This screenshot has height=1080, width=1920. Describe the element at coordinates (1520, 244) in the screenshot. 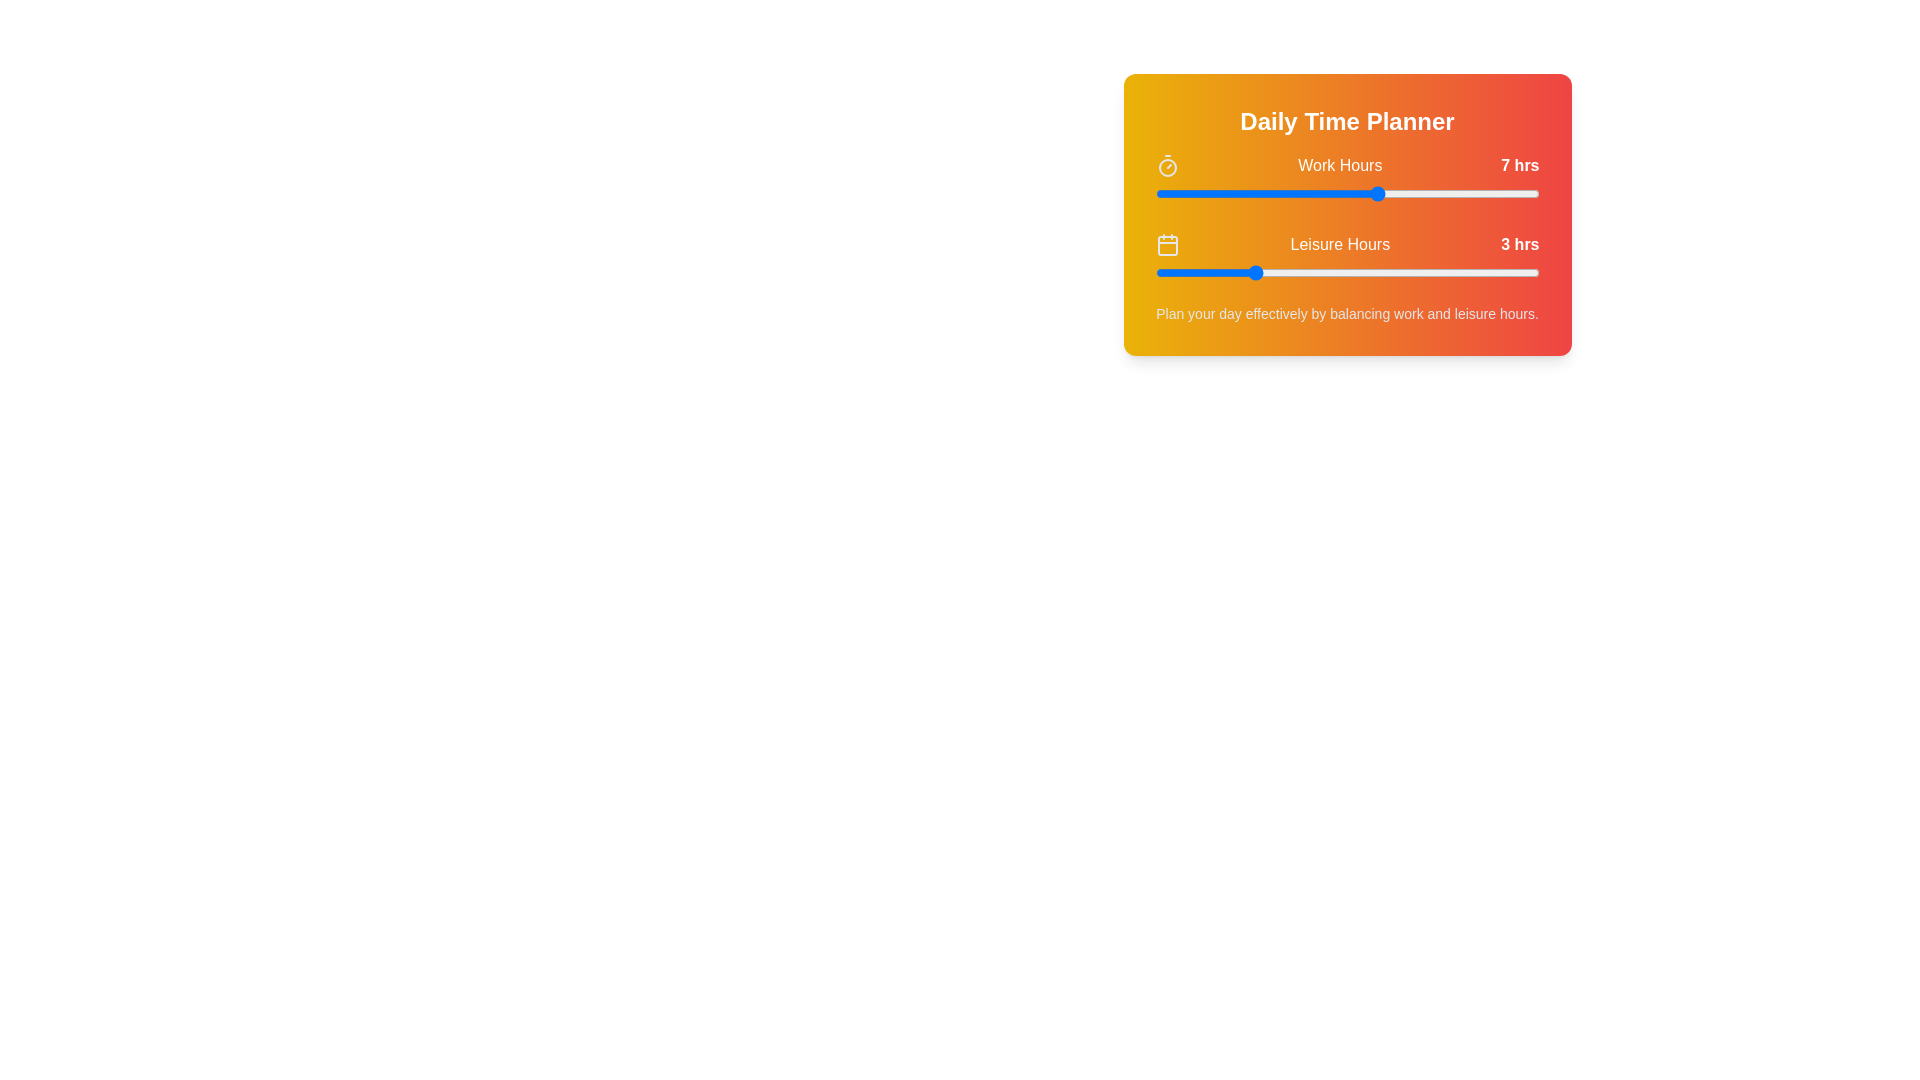

I see `the text label displaying leisure hours in the 'Daily Time Planner', which is aligned to the right of the 'Leisure Hours' text` at that location.